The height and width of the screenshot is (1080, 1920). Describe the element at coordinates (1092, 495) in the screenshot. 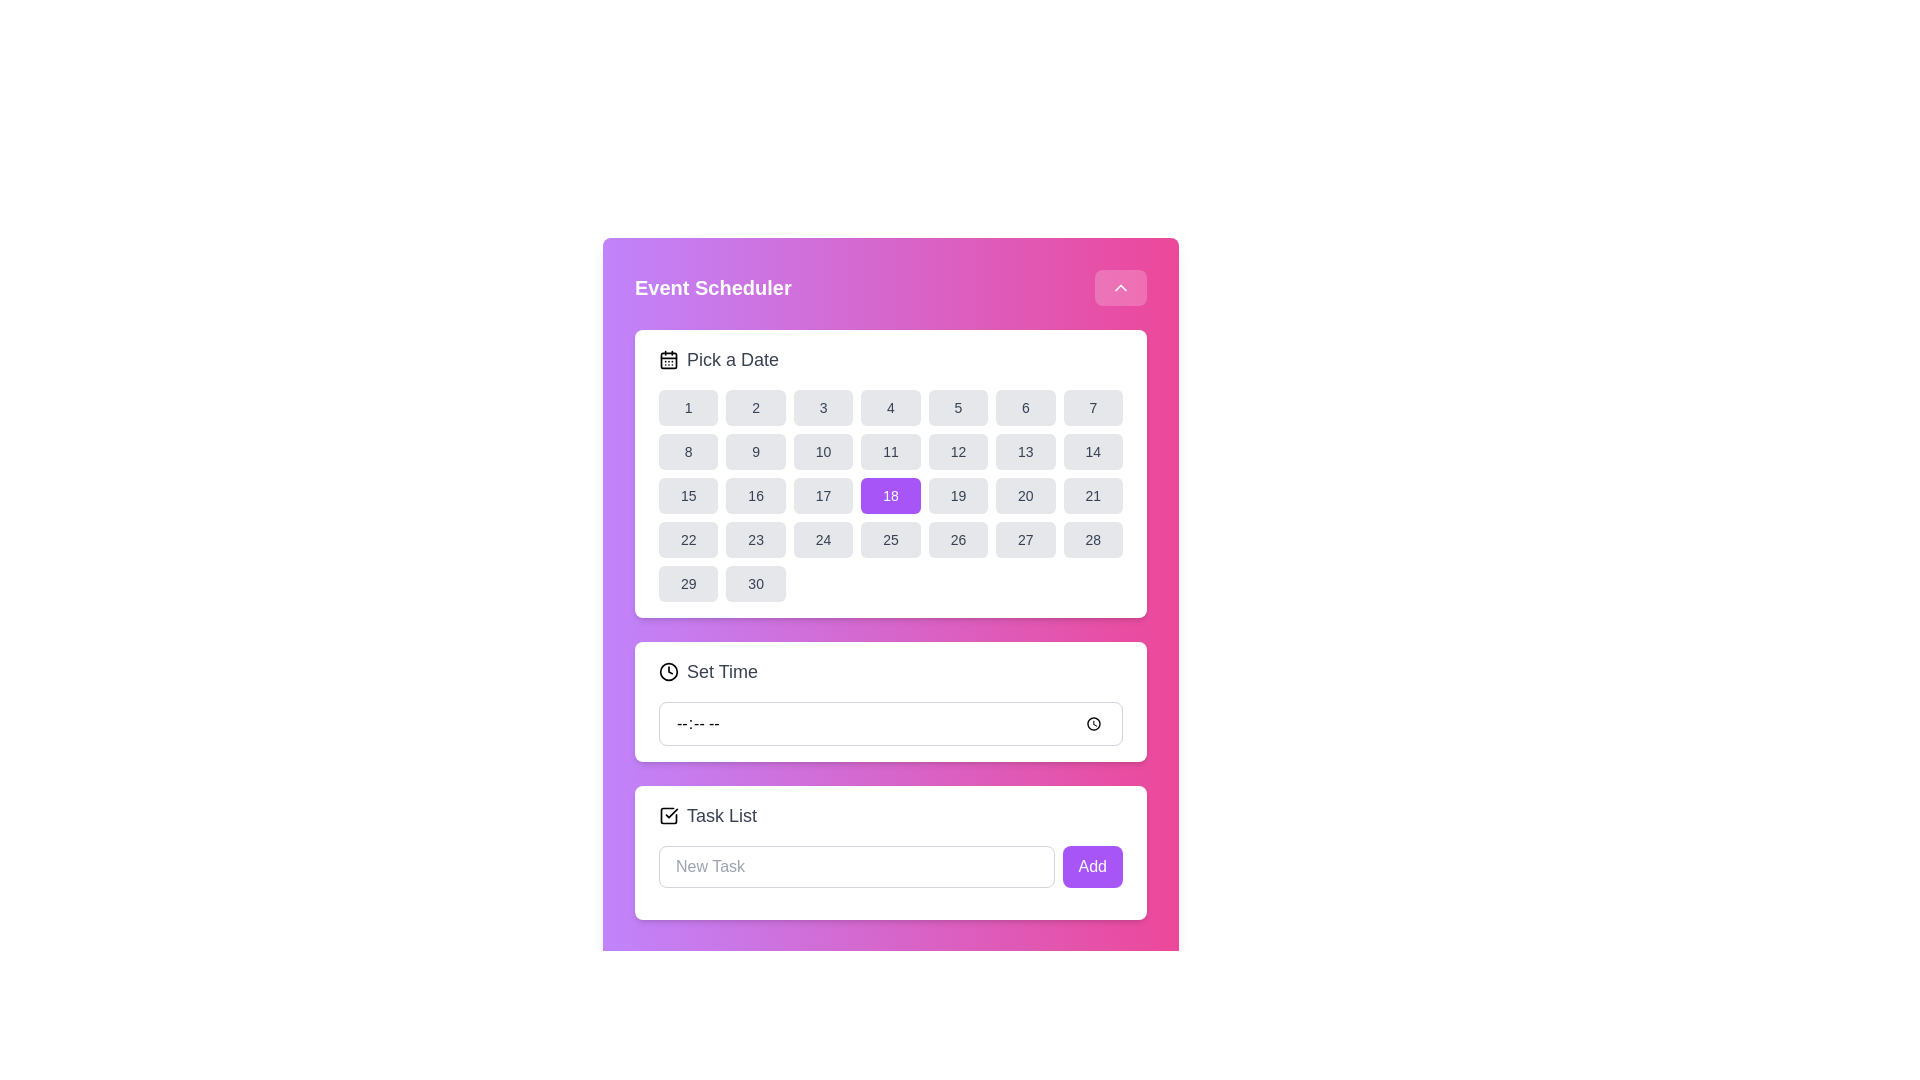

I see `the button` at that location.